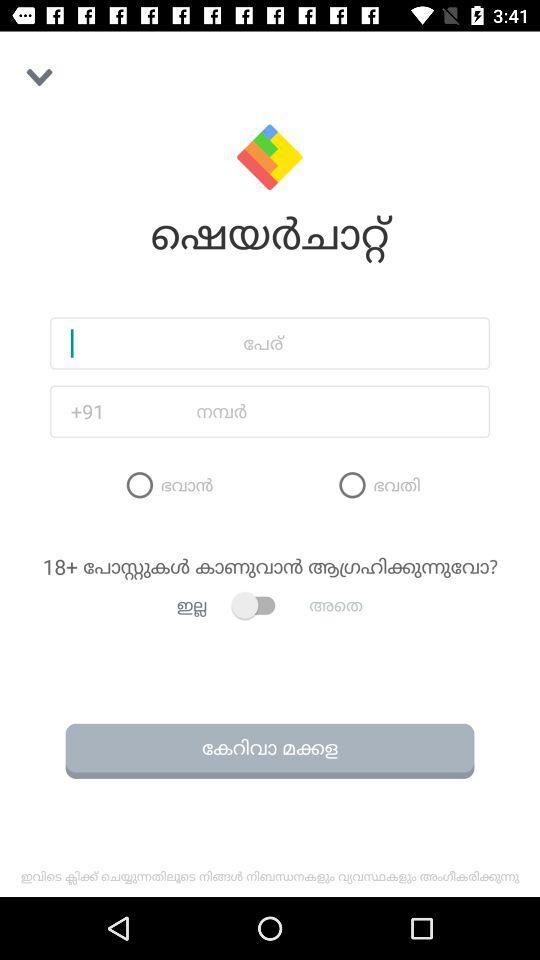 The height and width of the screenshot is (960, 540). What do you see at coordinates (302, 410) in the screenshot?
I see `the icon to the right of the +91 item` at bounding box center [302, 410].